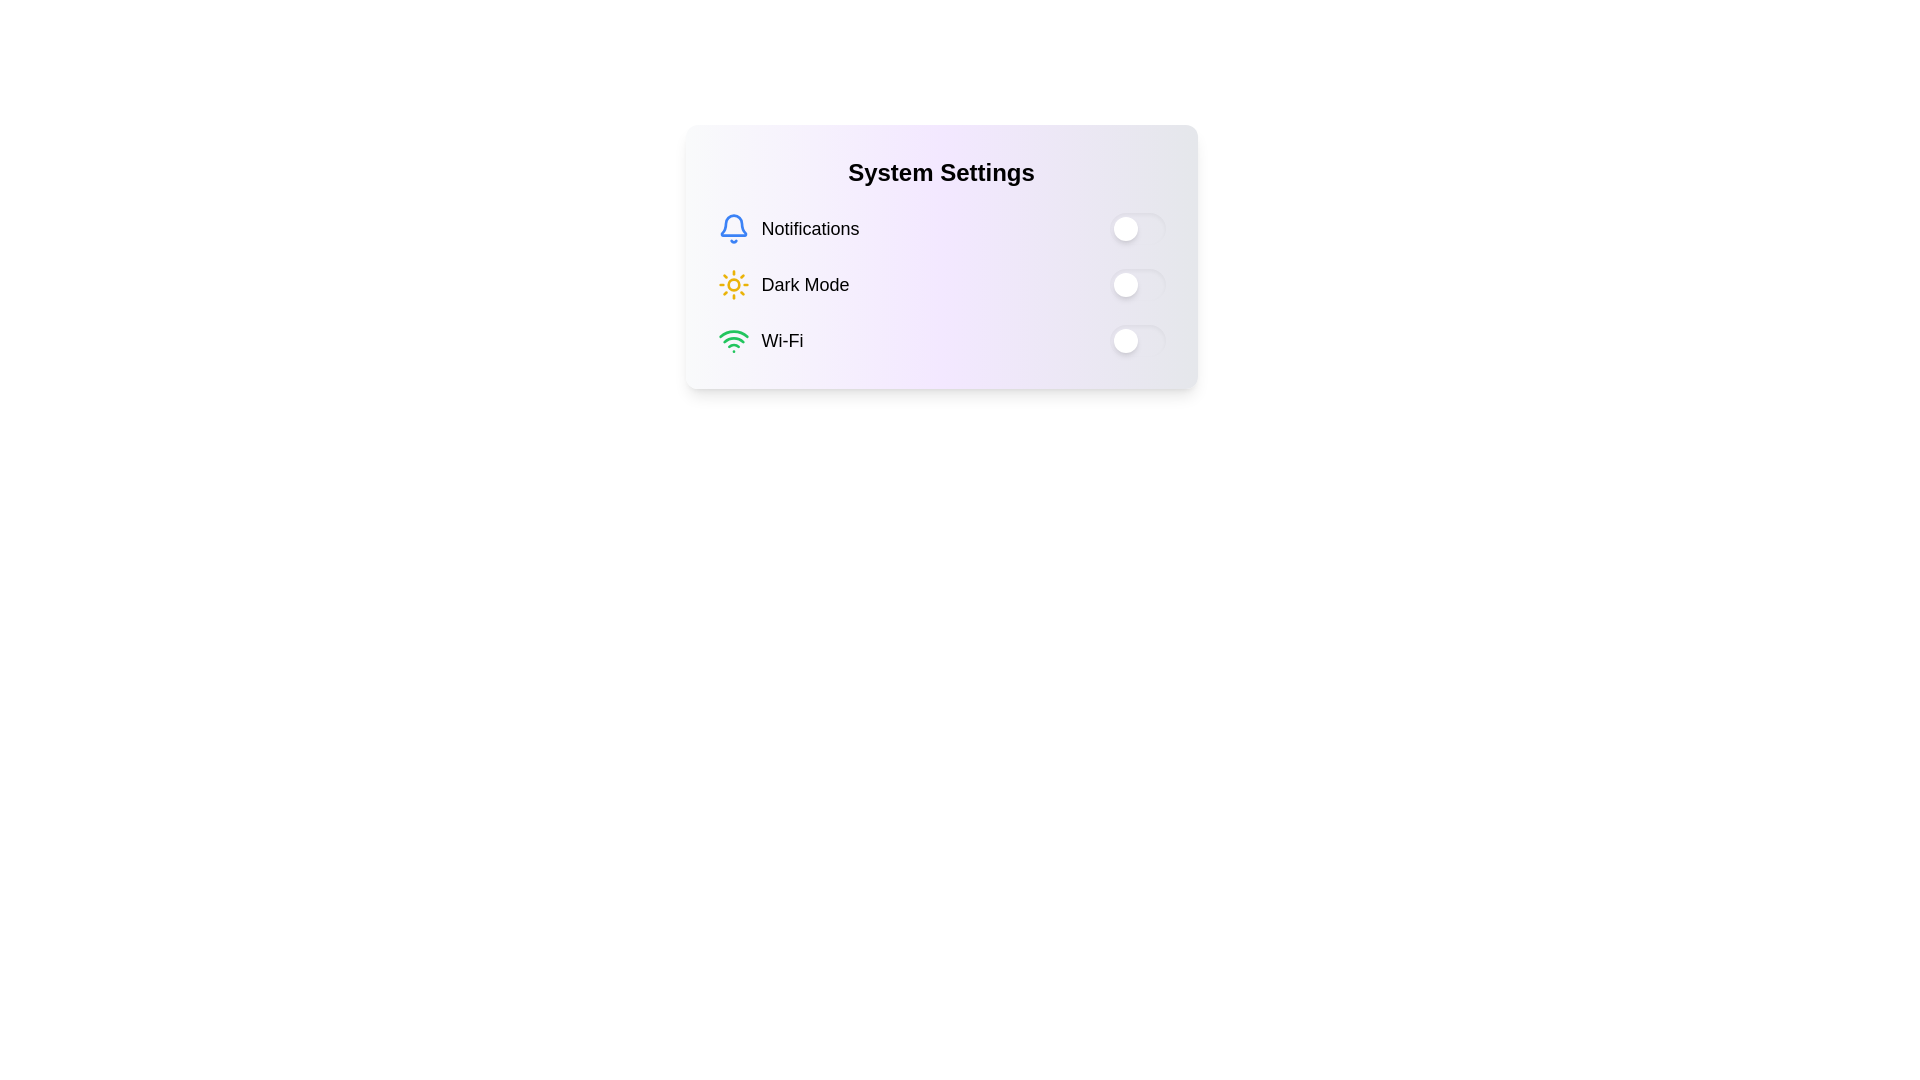 The height and width of the screenshot is (1080, 1920). What do you see at coordinates (940, 285) in the screenshot?
I see `the toggle switch in the Settings option` at bounding box center [940, 285].